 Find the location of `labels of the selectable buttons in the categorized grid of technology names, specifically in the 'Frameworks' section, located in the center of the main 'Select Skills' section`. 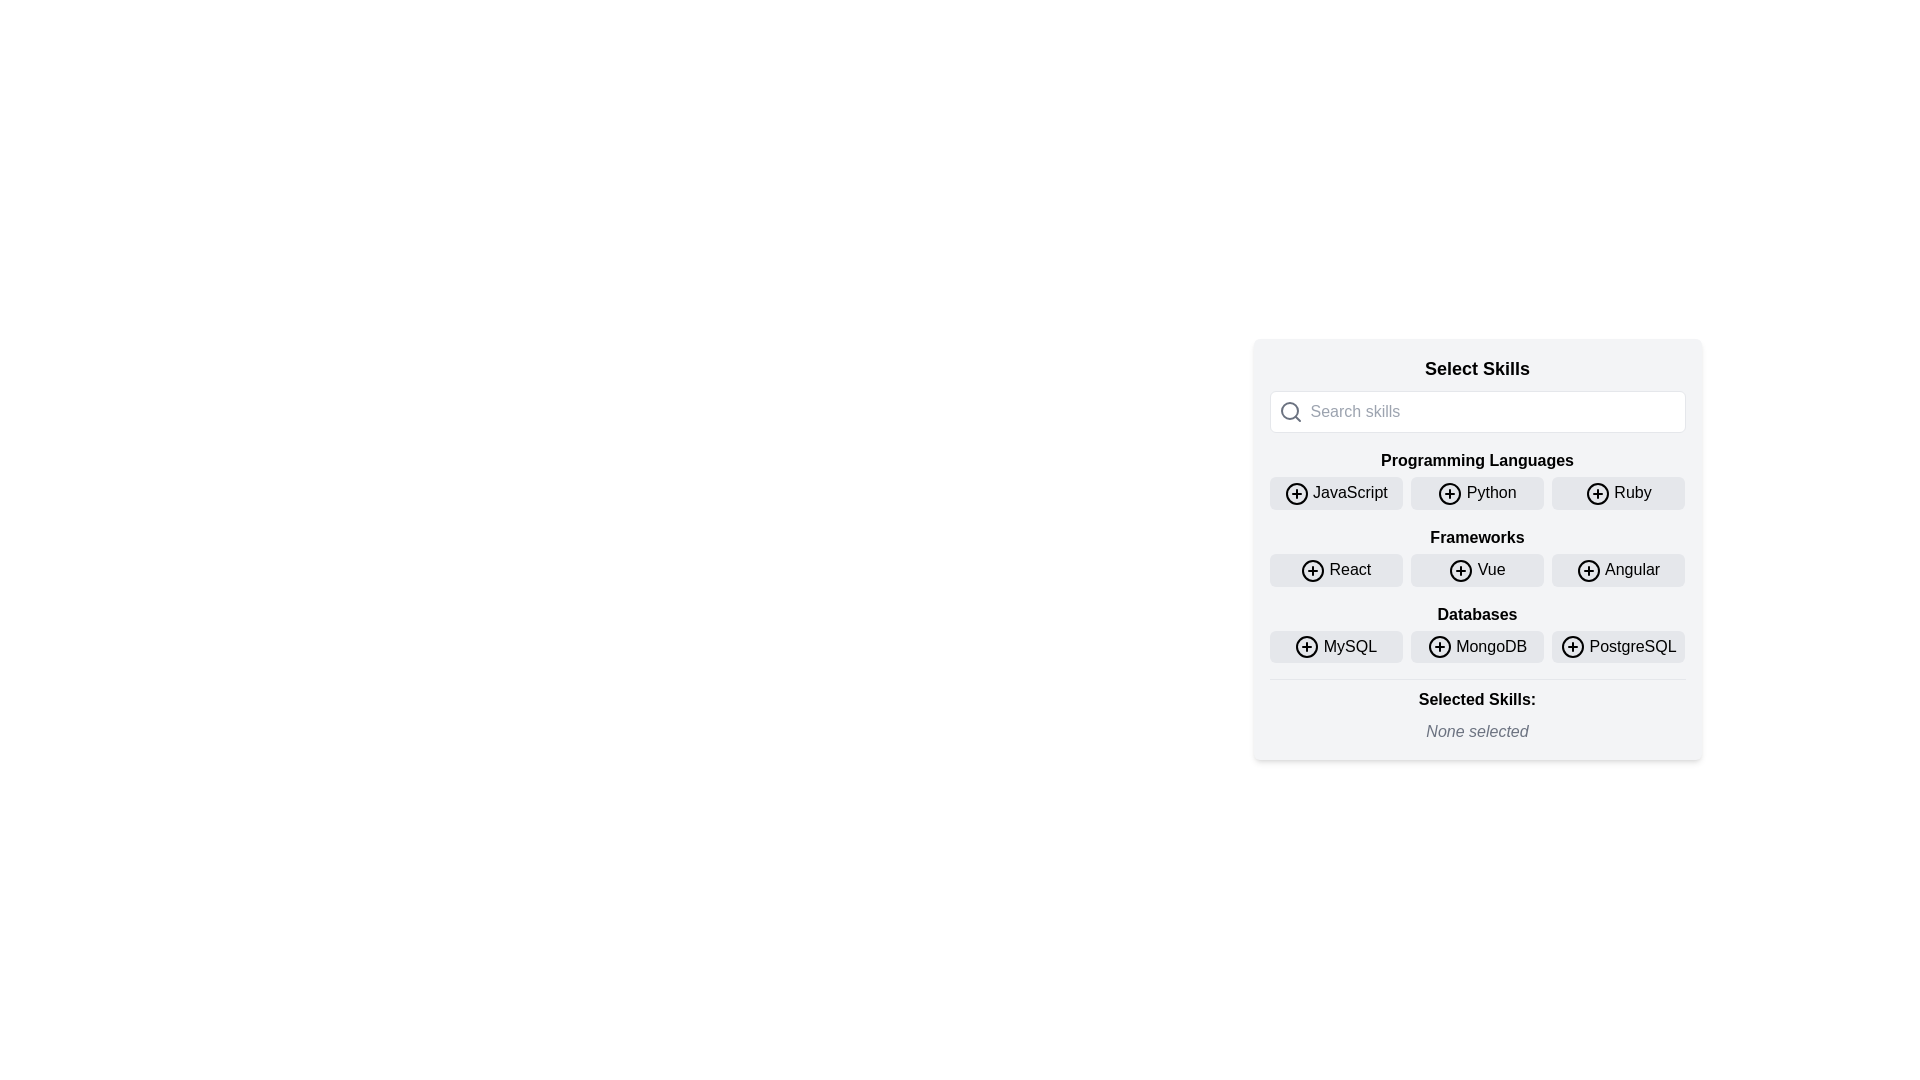

labels of the selectable buttons in the categorized grid of technology names, specifically in the 'Frameworks' section, located in the center of the main 'Select Skills' section is located at coordinates (1477, 556).